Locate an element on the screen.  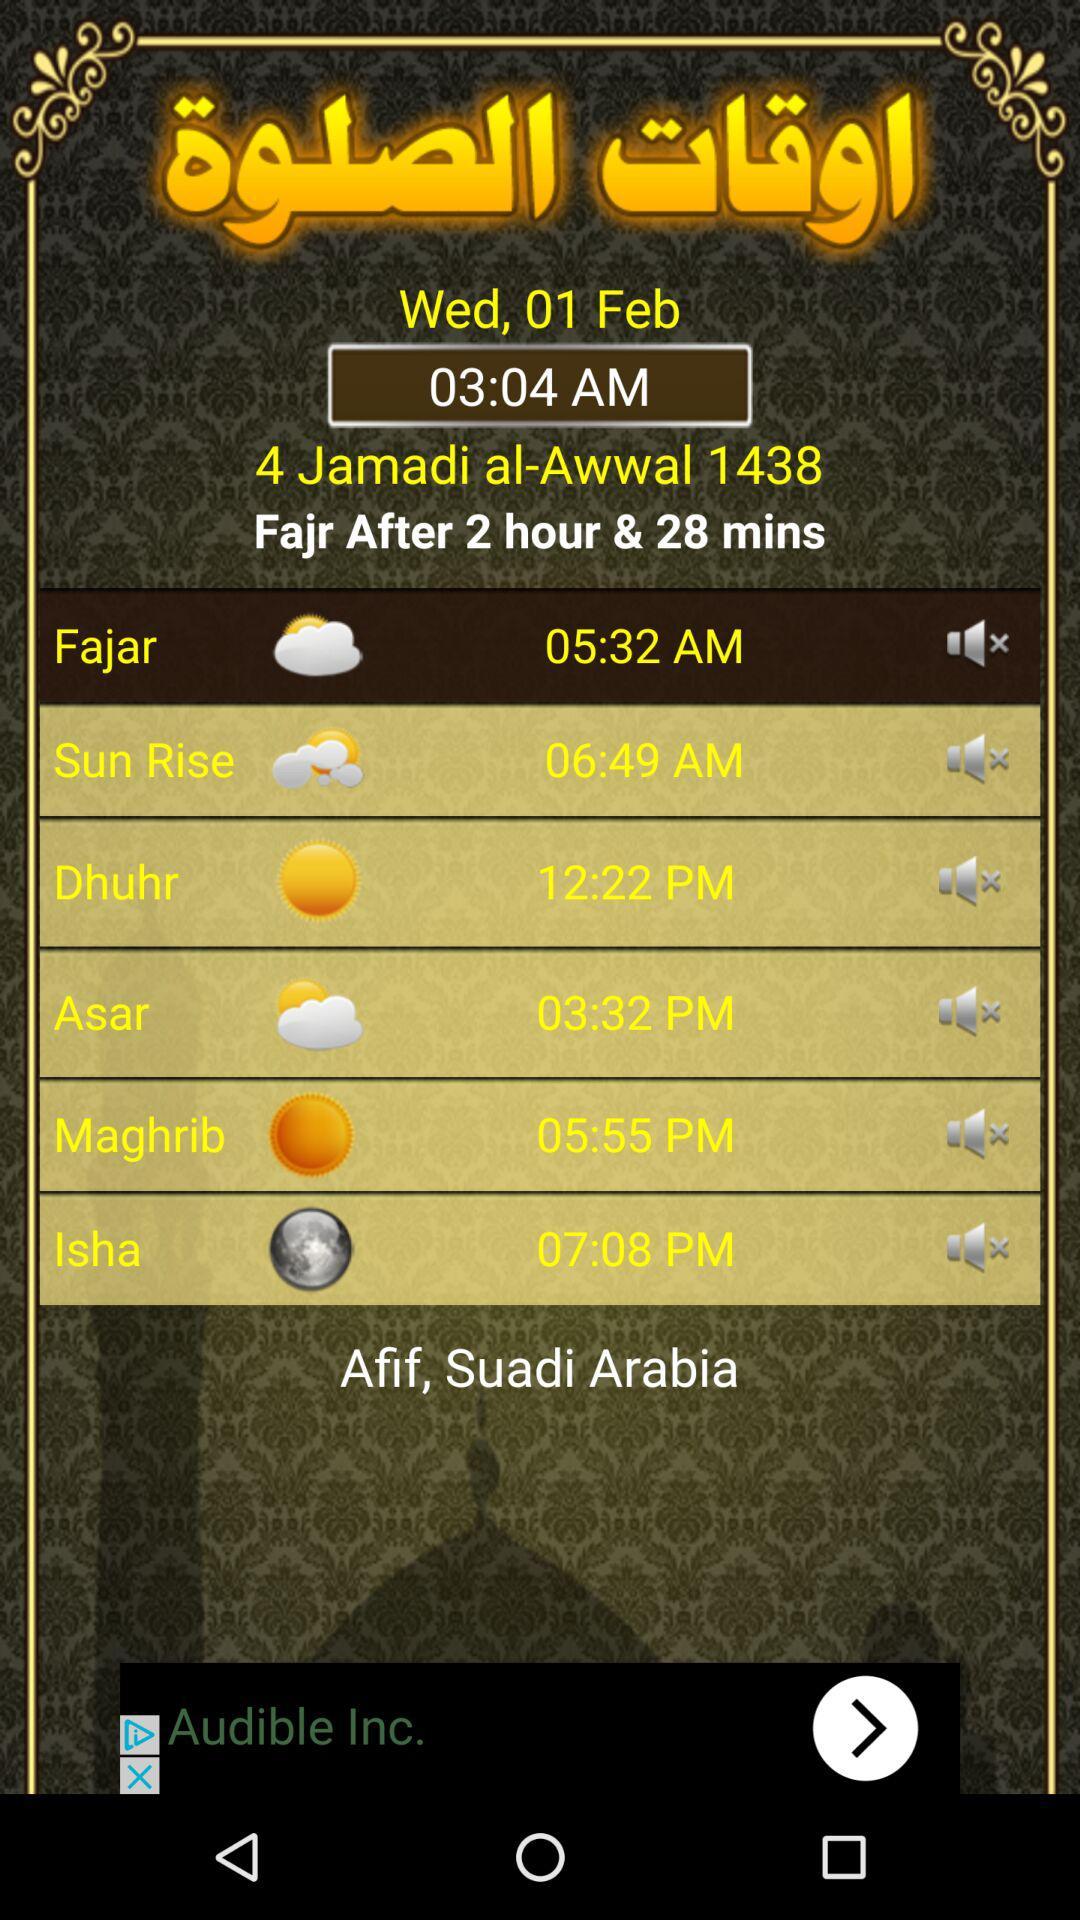
on/off sound is located at coordinates (977, 644).